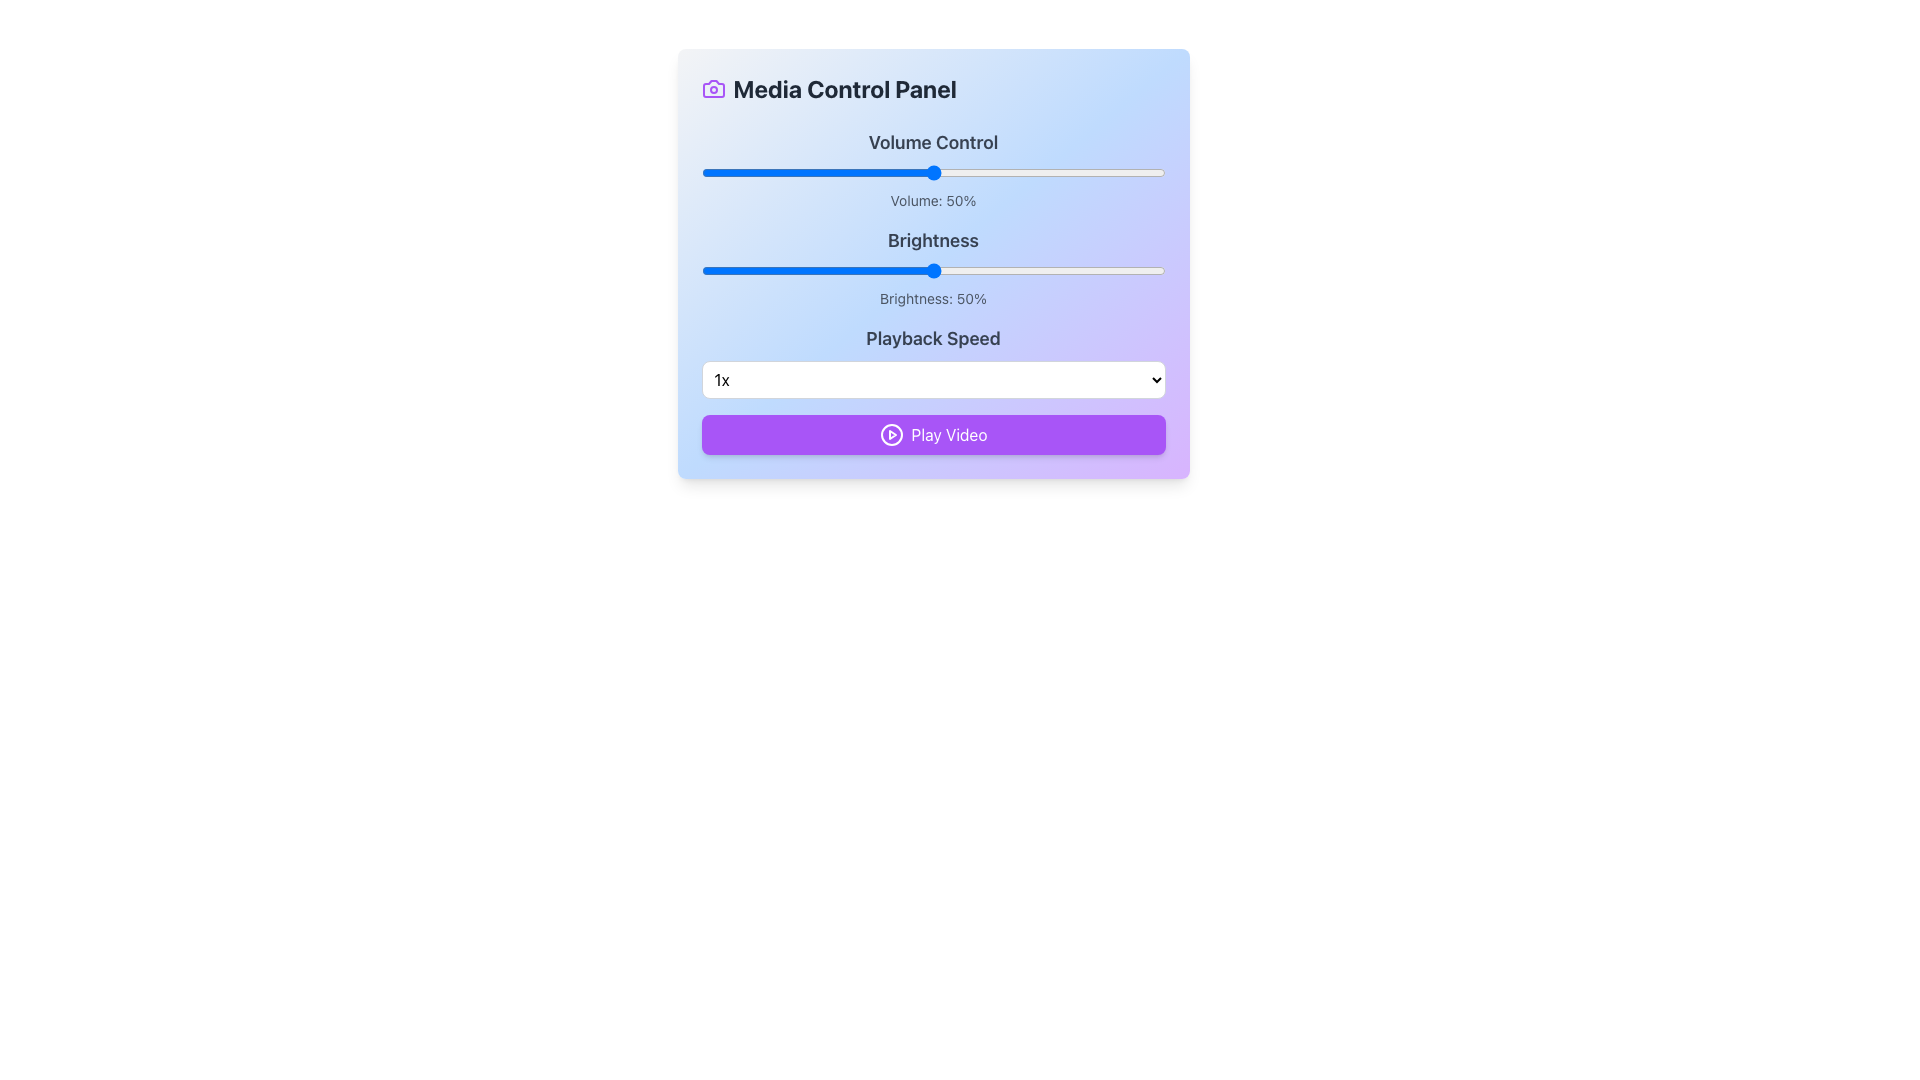  Describe the element at coordinates (932, 200) in the screenshot. I see `the static text label displaying the current volume percentage of 50% located beneath the volume slider in the 'Volume Control' section` at that location.